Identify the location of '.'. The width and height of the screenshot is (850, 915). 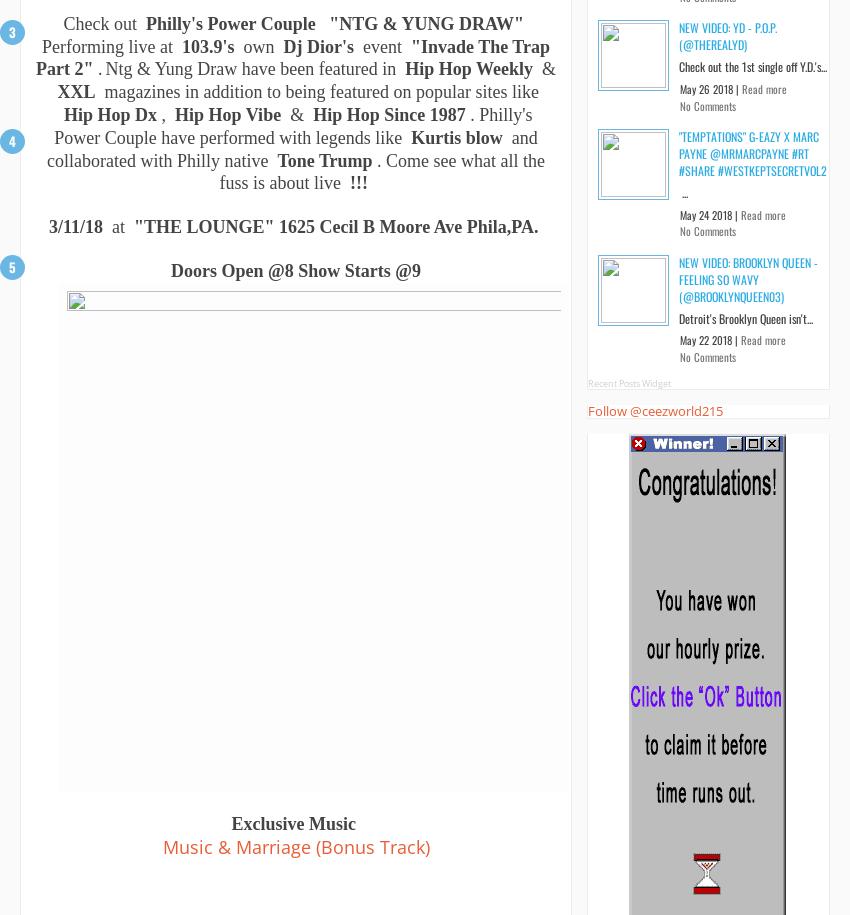
(98, 67).